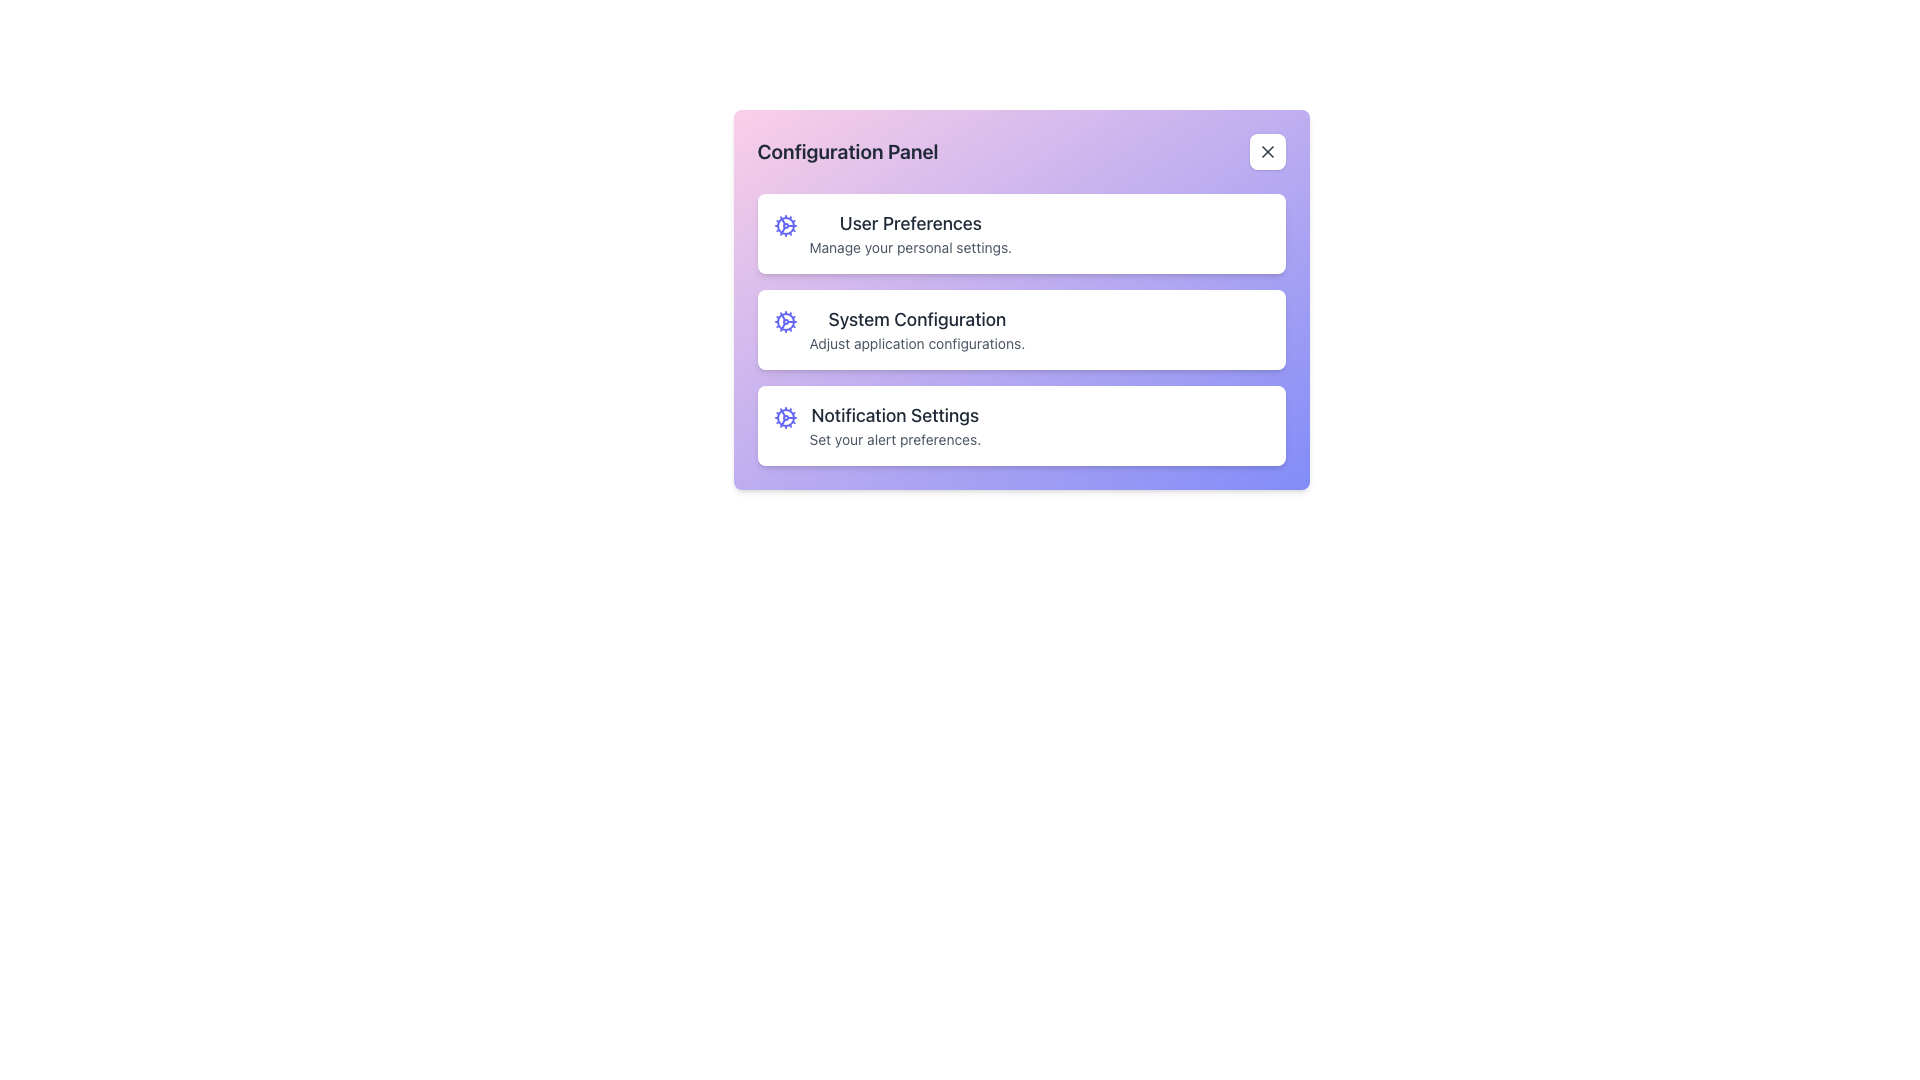 The height and width of the screenshot is (1080, 1920). What do you see at coordinates (1021, 329) in the screenshot?
I see `the second Informational Card in the Configuration Panel` at bounding box center [1021, 329].